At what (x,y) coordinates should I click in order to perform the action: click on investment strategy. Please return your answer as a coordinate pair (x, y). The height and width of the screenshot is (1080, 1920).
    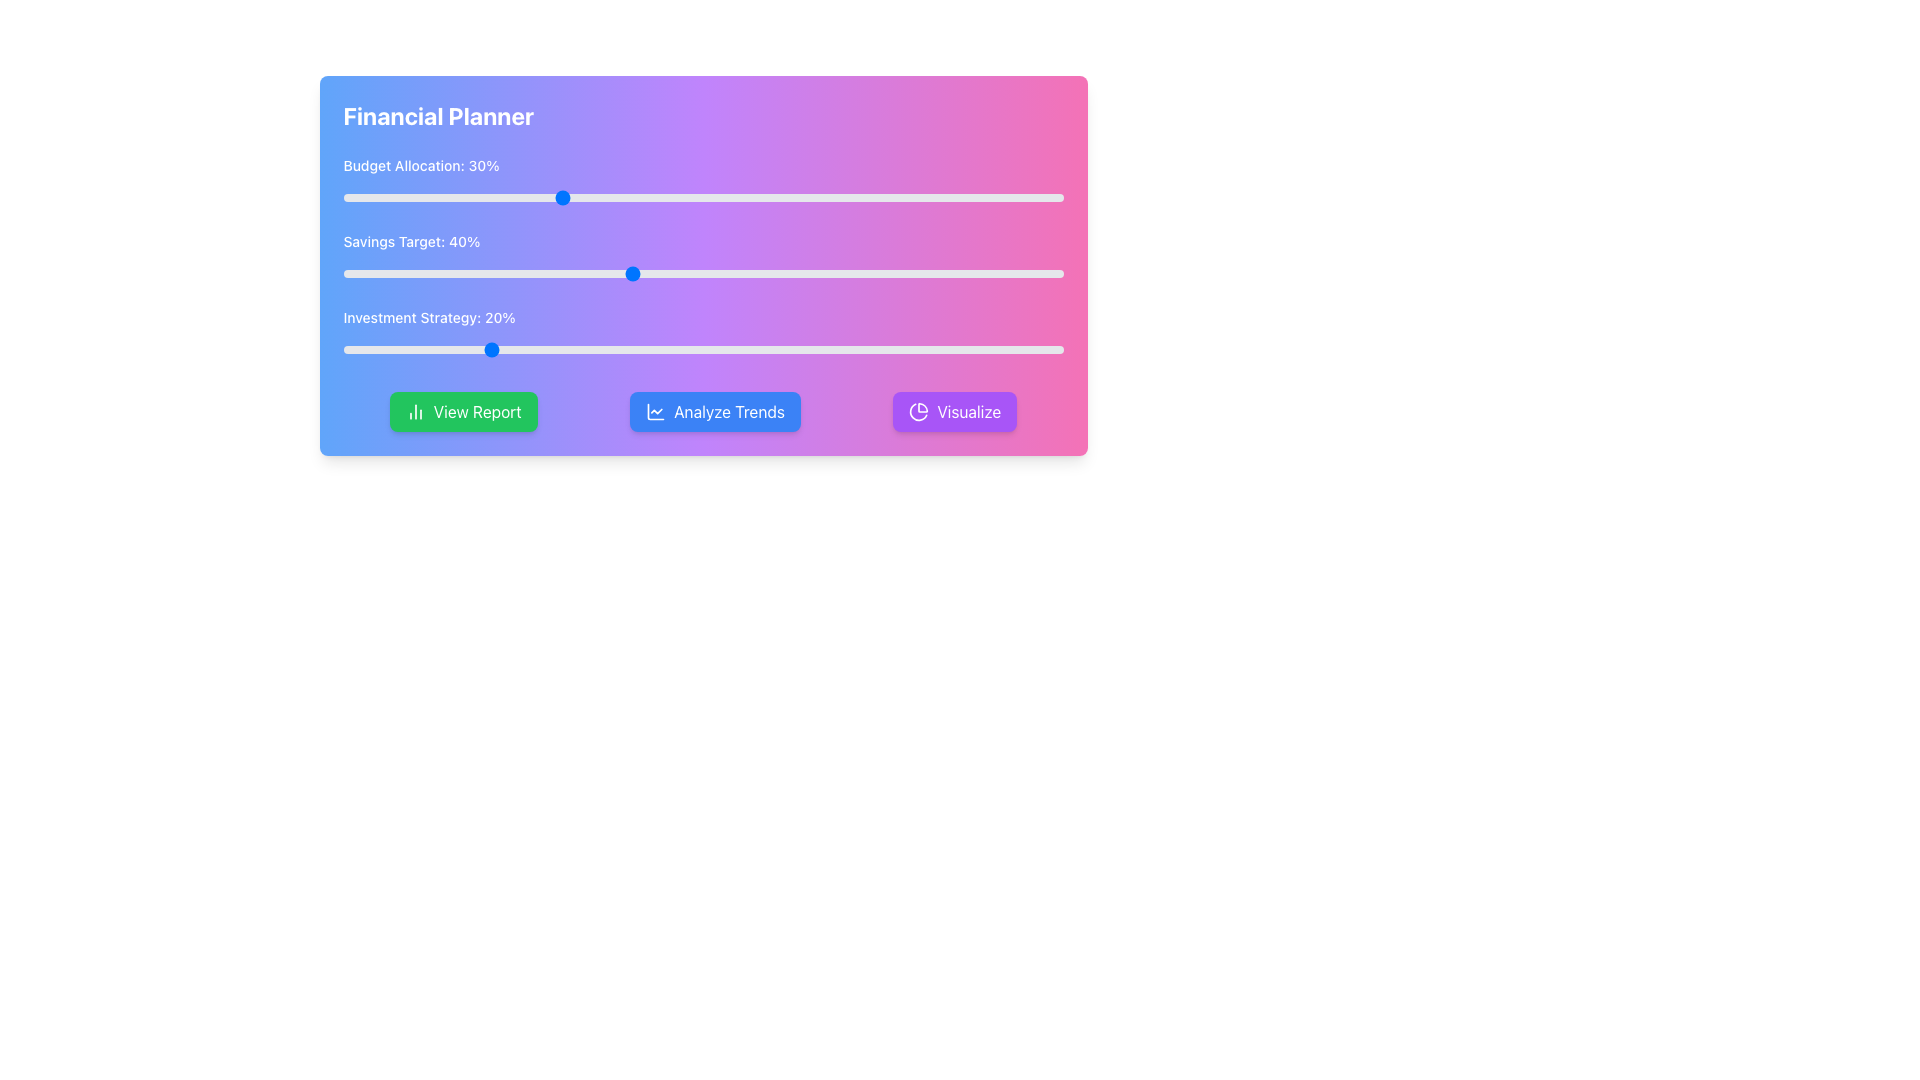
    Looking at the image, I should click on (516, 349).